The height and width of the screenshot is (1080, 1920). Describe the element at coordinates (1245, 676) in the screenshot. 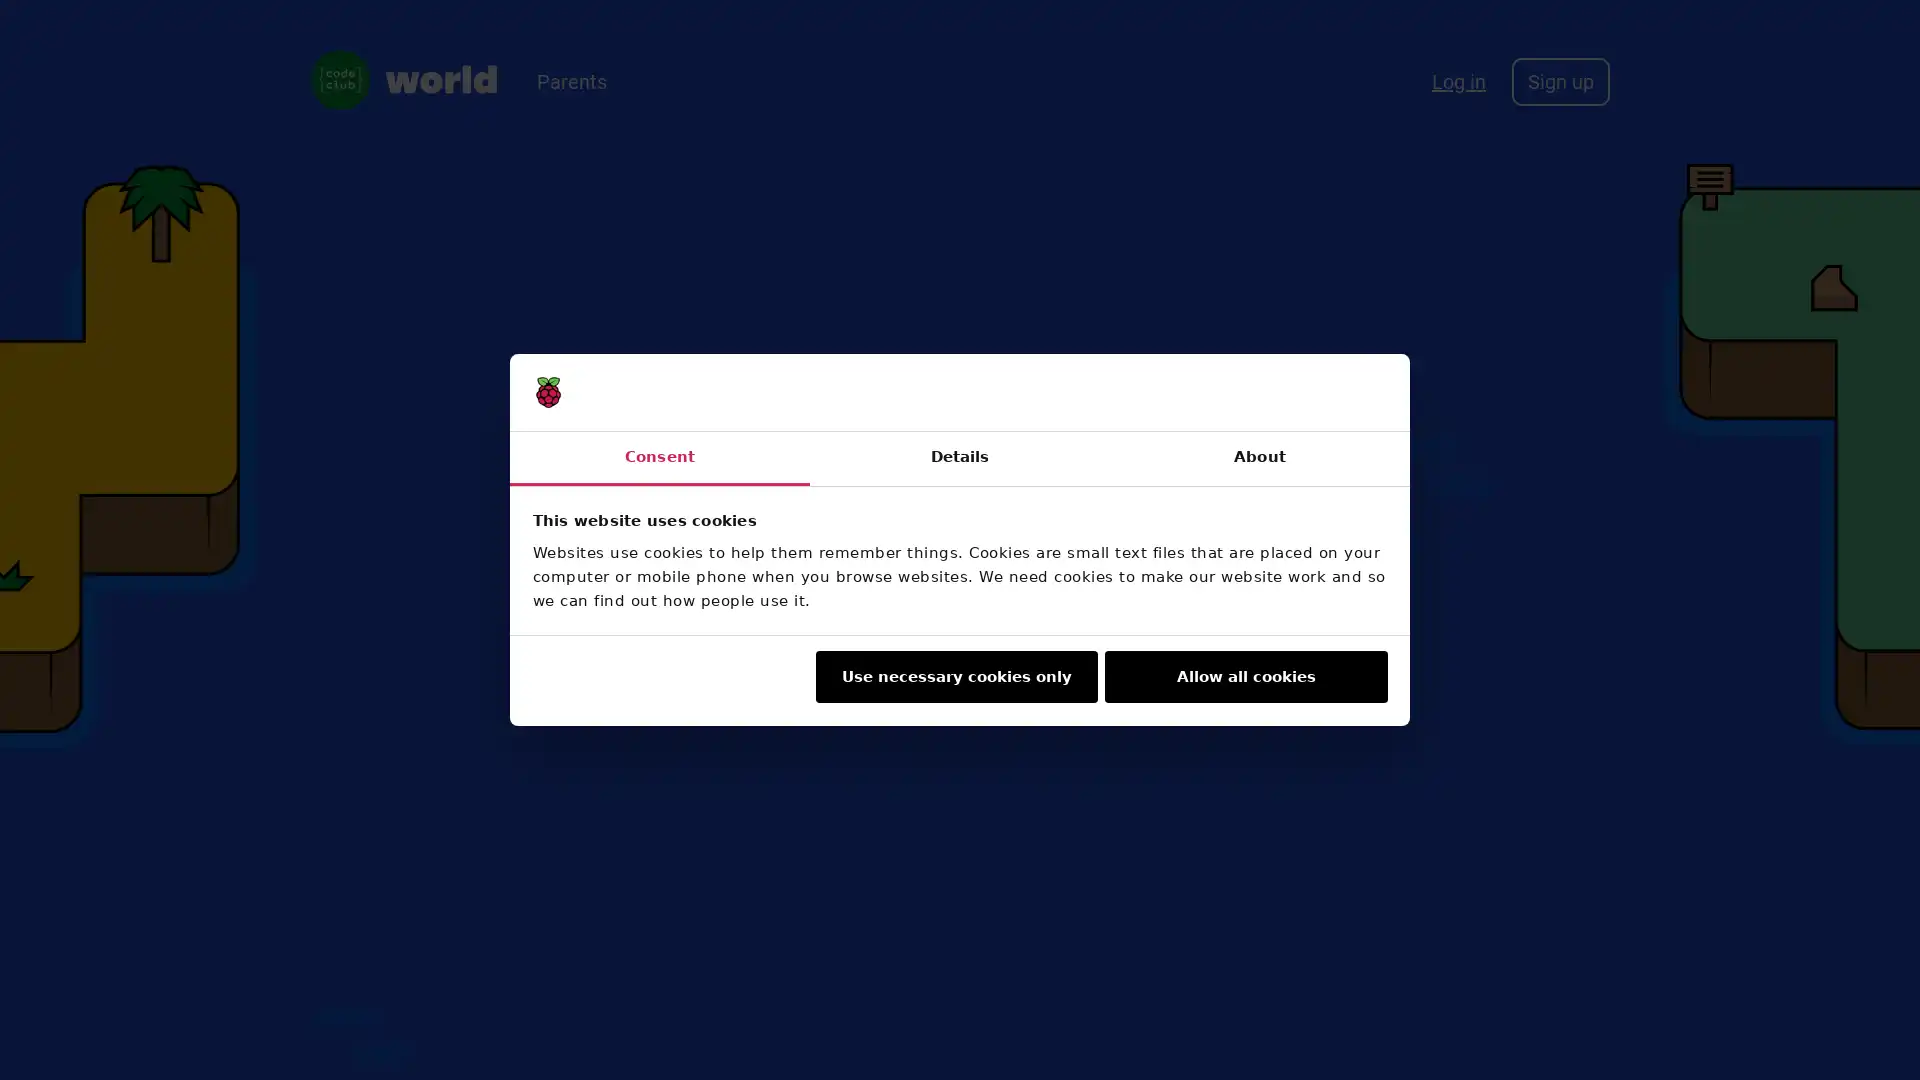

I see `Allow all cookies` at that location.